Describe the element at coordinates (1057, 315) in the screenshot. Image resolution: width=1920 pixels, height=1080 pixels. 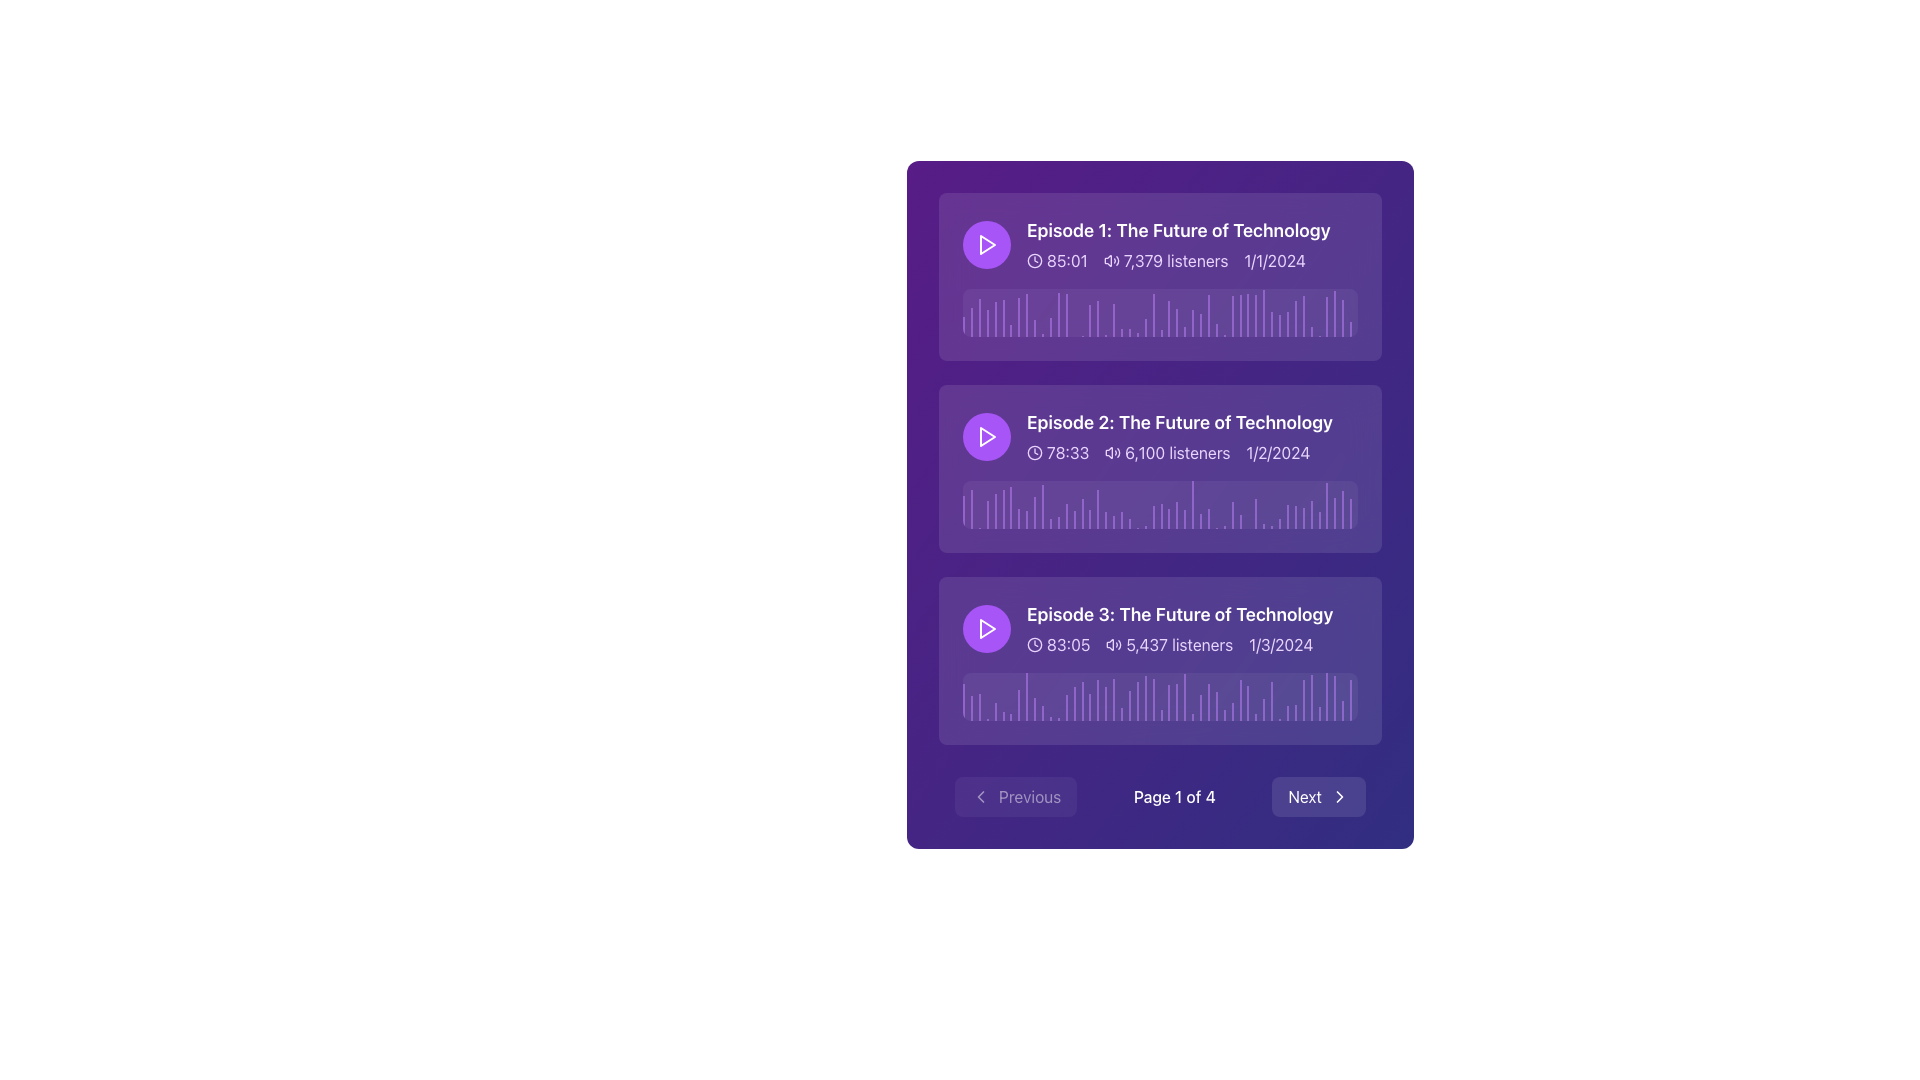
I see `the 13th vertical bar segment of the progress indicator in the audio playback waveform by clicking on it` at that location.